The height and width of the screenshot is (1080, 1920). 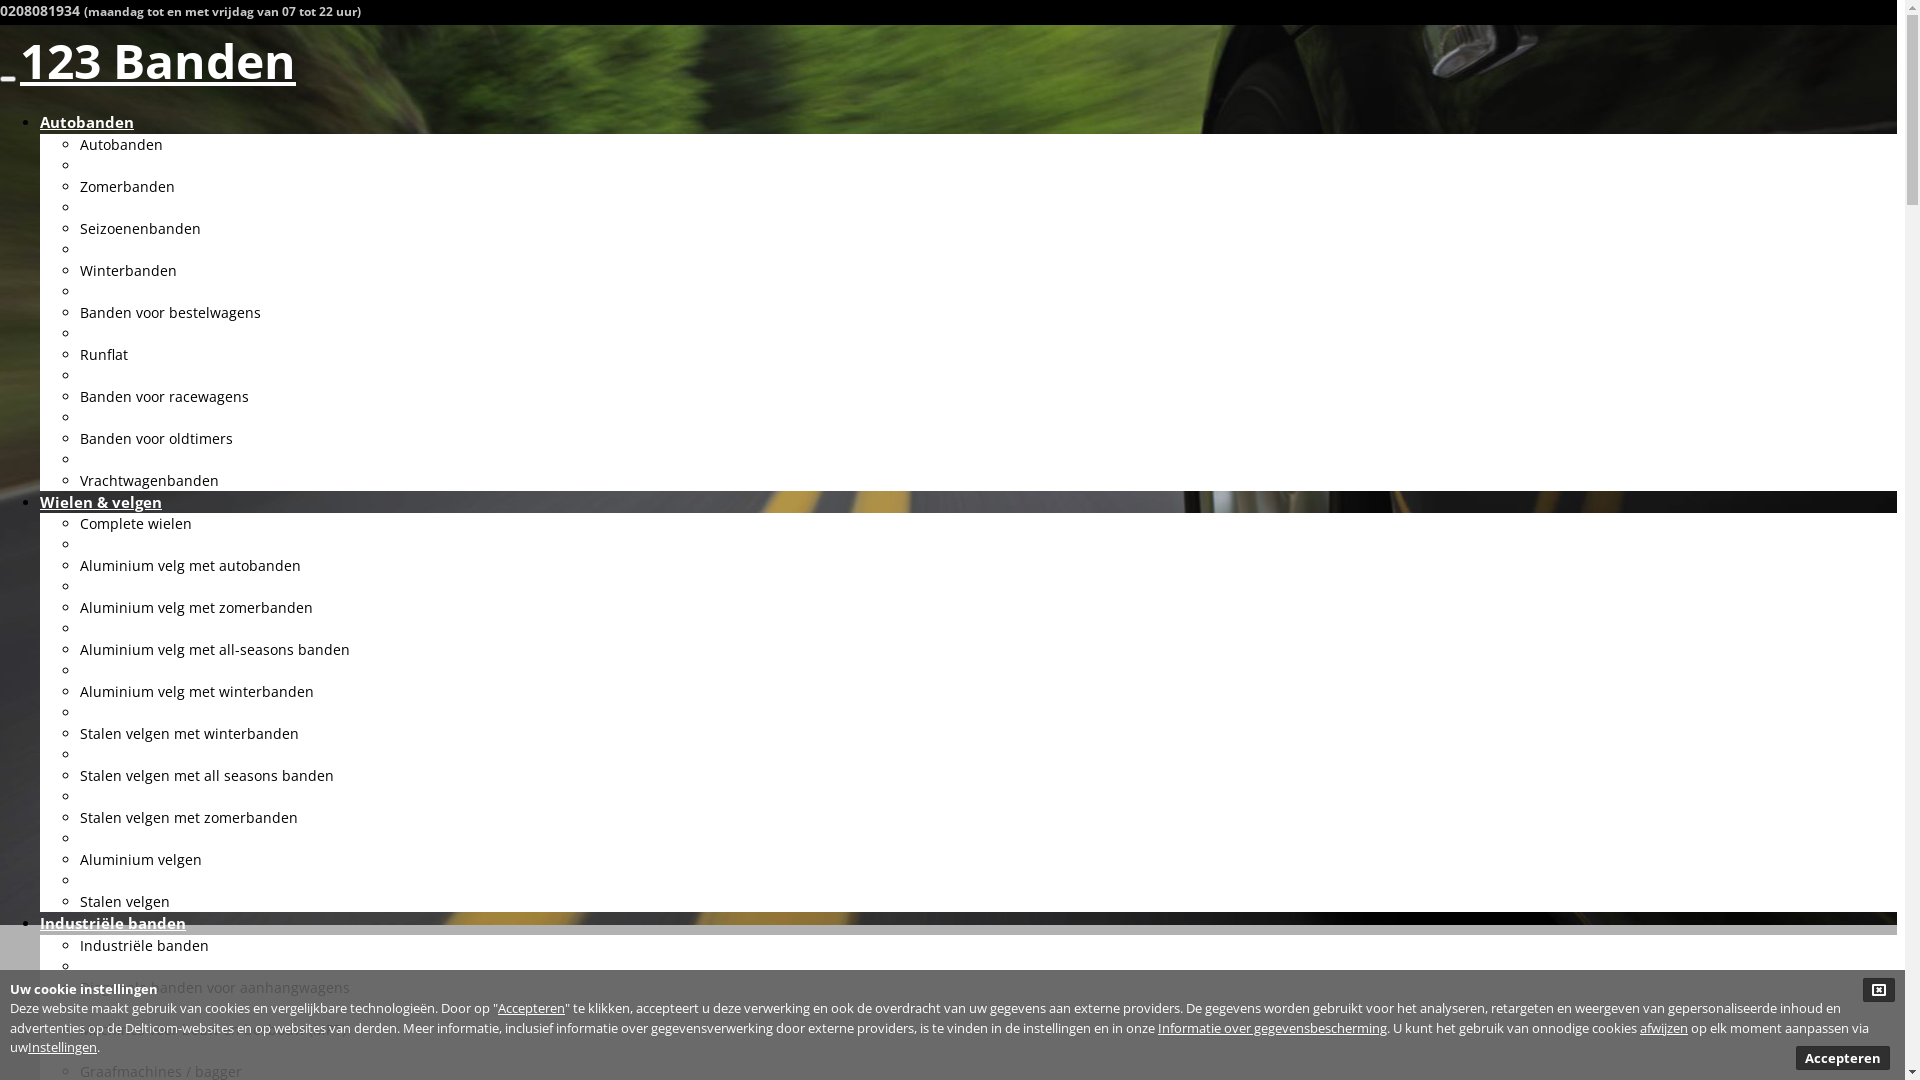 What do you see at coordinates (1664, 1026) in the screenshot?
I see `'afwijzen'` at bounding box center [1664, 1026].